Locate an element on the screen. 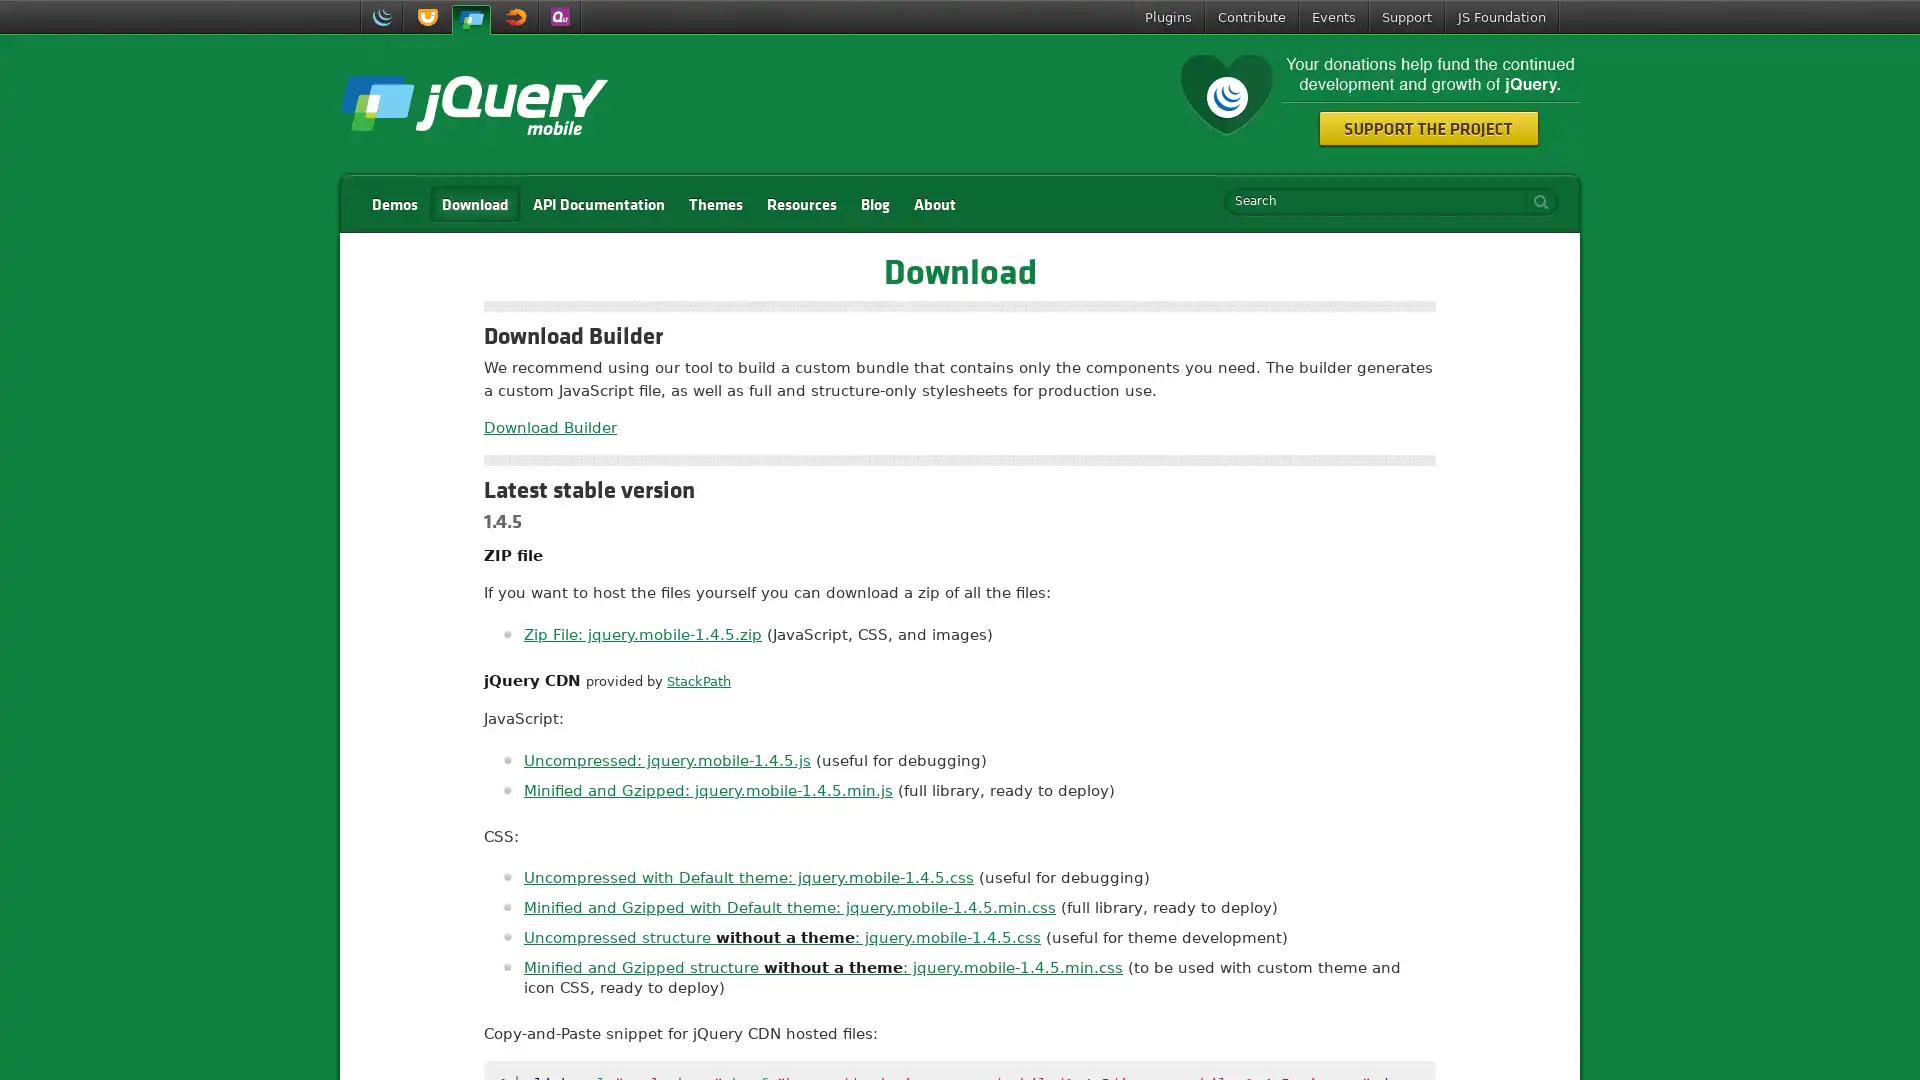 This screenshot has height=1080, width=1920. search is located at coordinates (1535, 201).